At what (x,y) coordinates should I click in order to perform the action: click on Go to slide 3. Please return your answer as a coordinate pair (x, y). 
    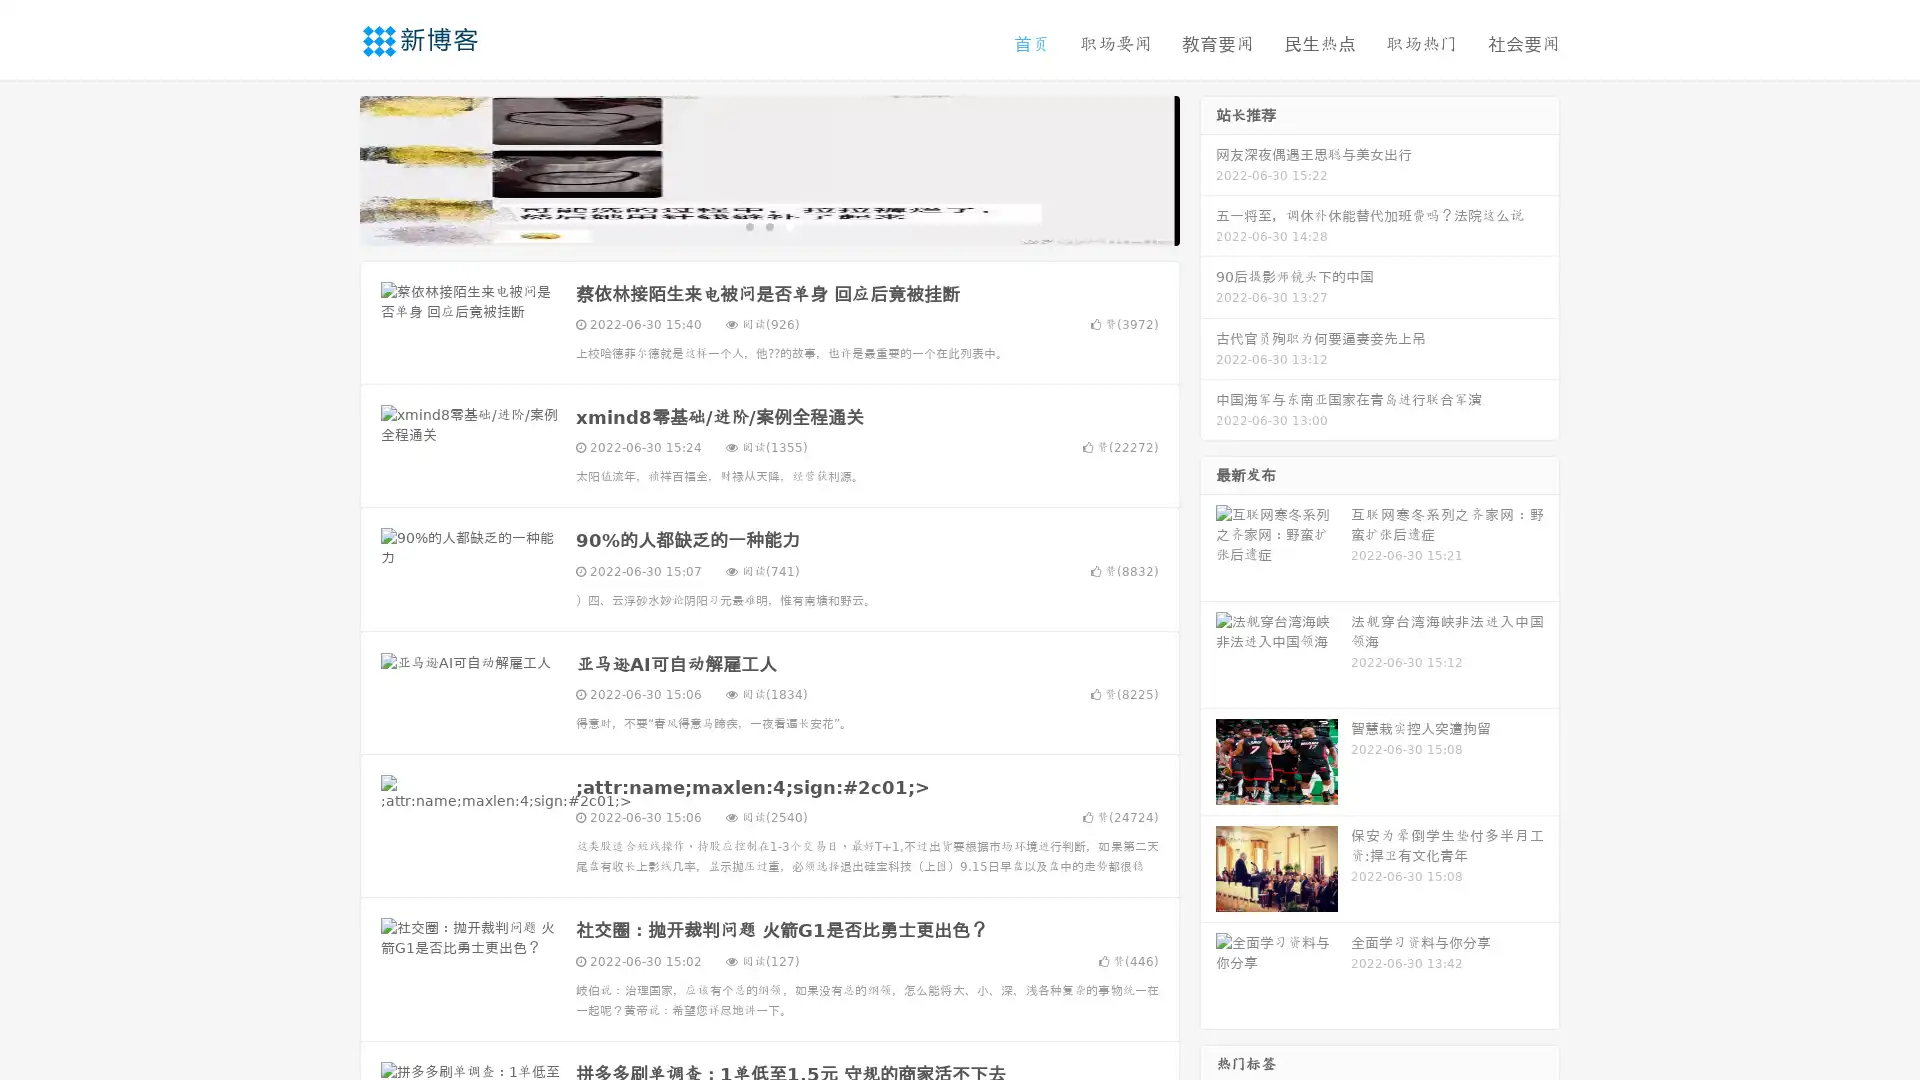
    Looking at the image, I should click on (789, 225).